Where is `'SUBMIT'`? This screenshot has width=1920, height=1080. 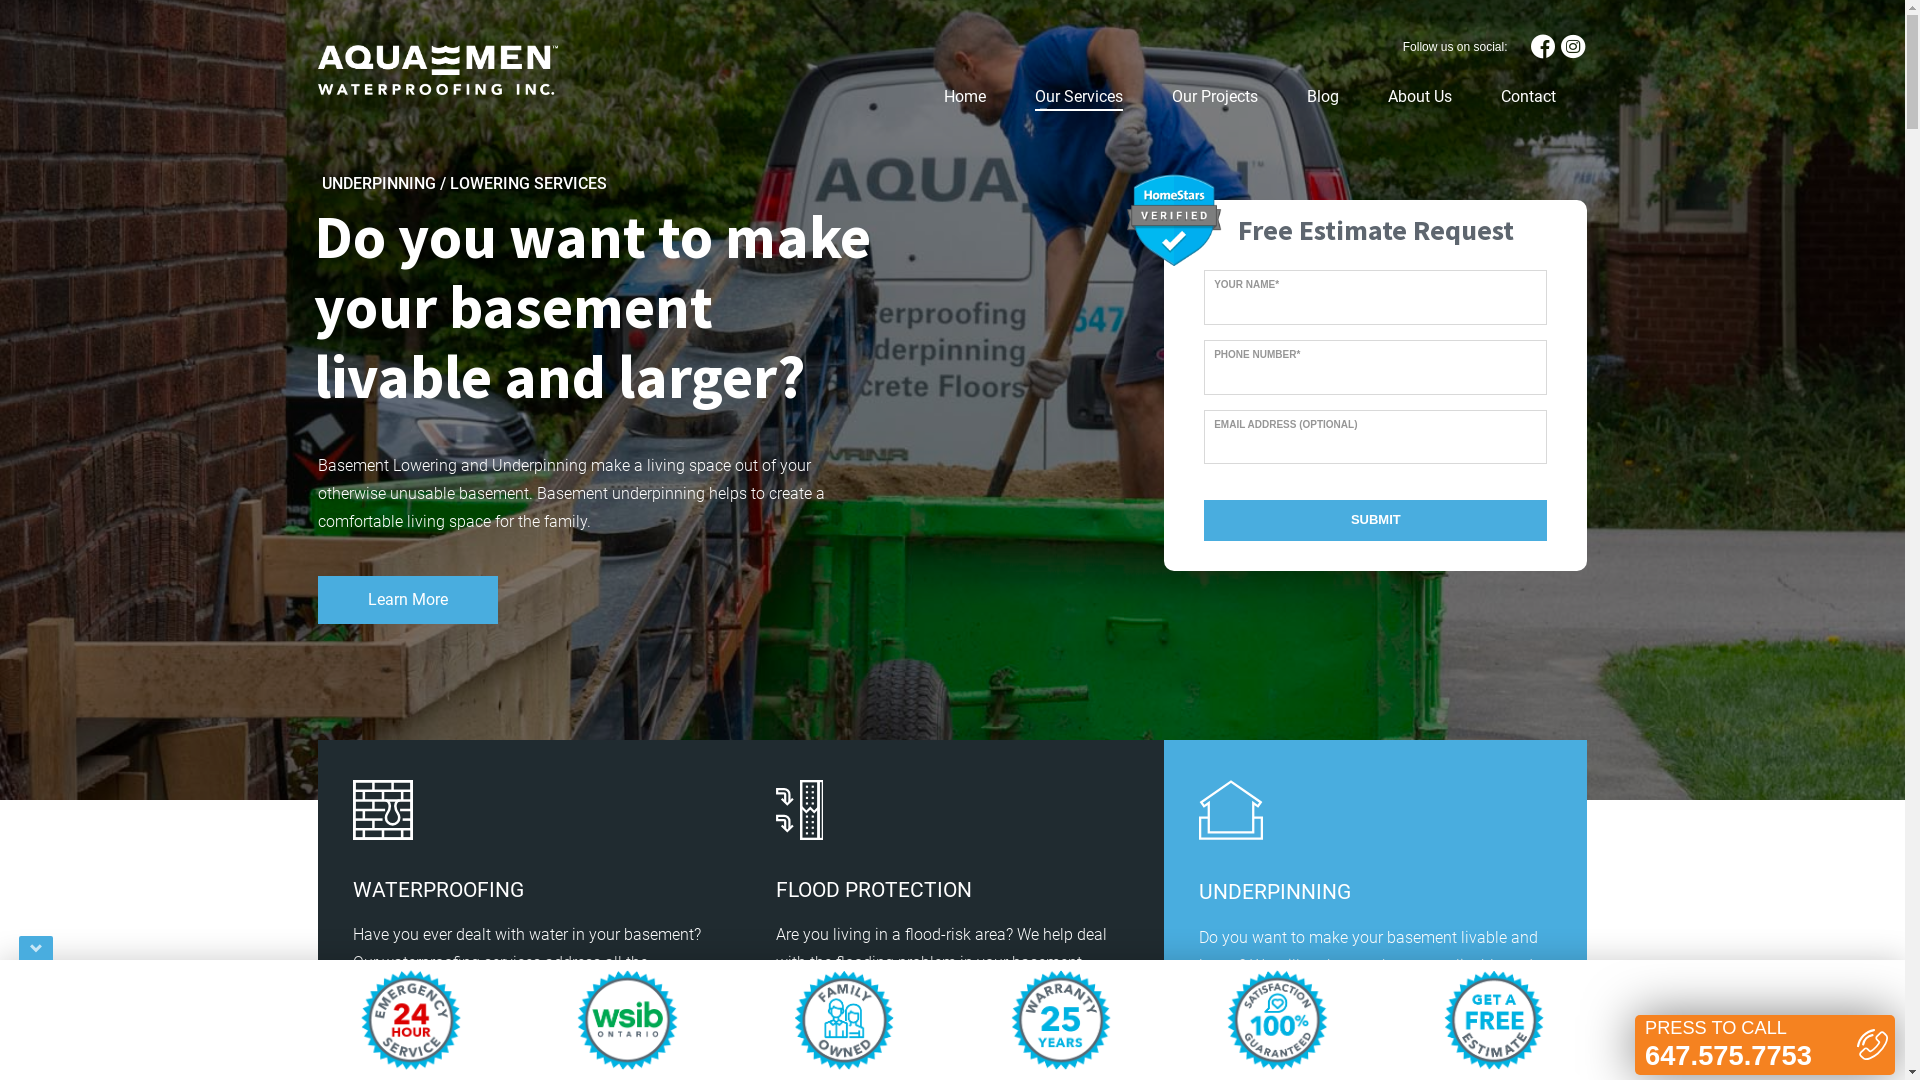
'SUBMIT' is located at coordinates (1374, 519).